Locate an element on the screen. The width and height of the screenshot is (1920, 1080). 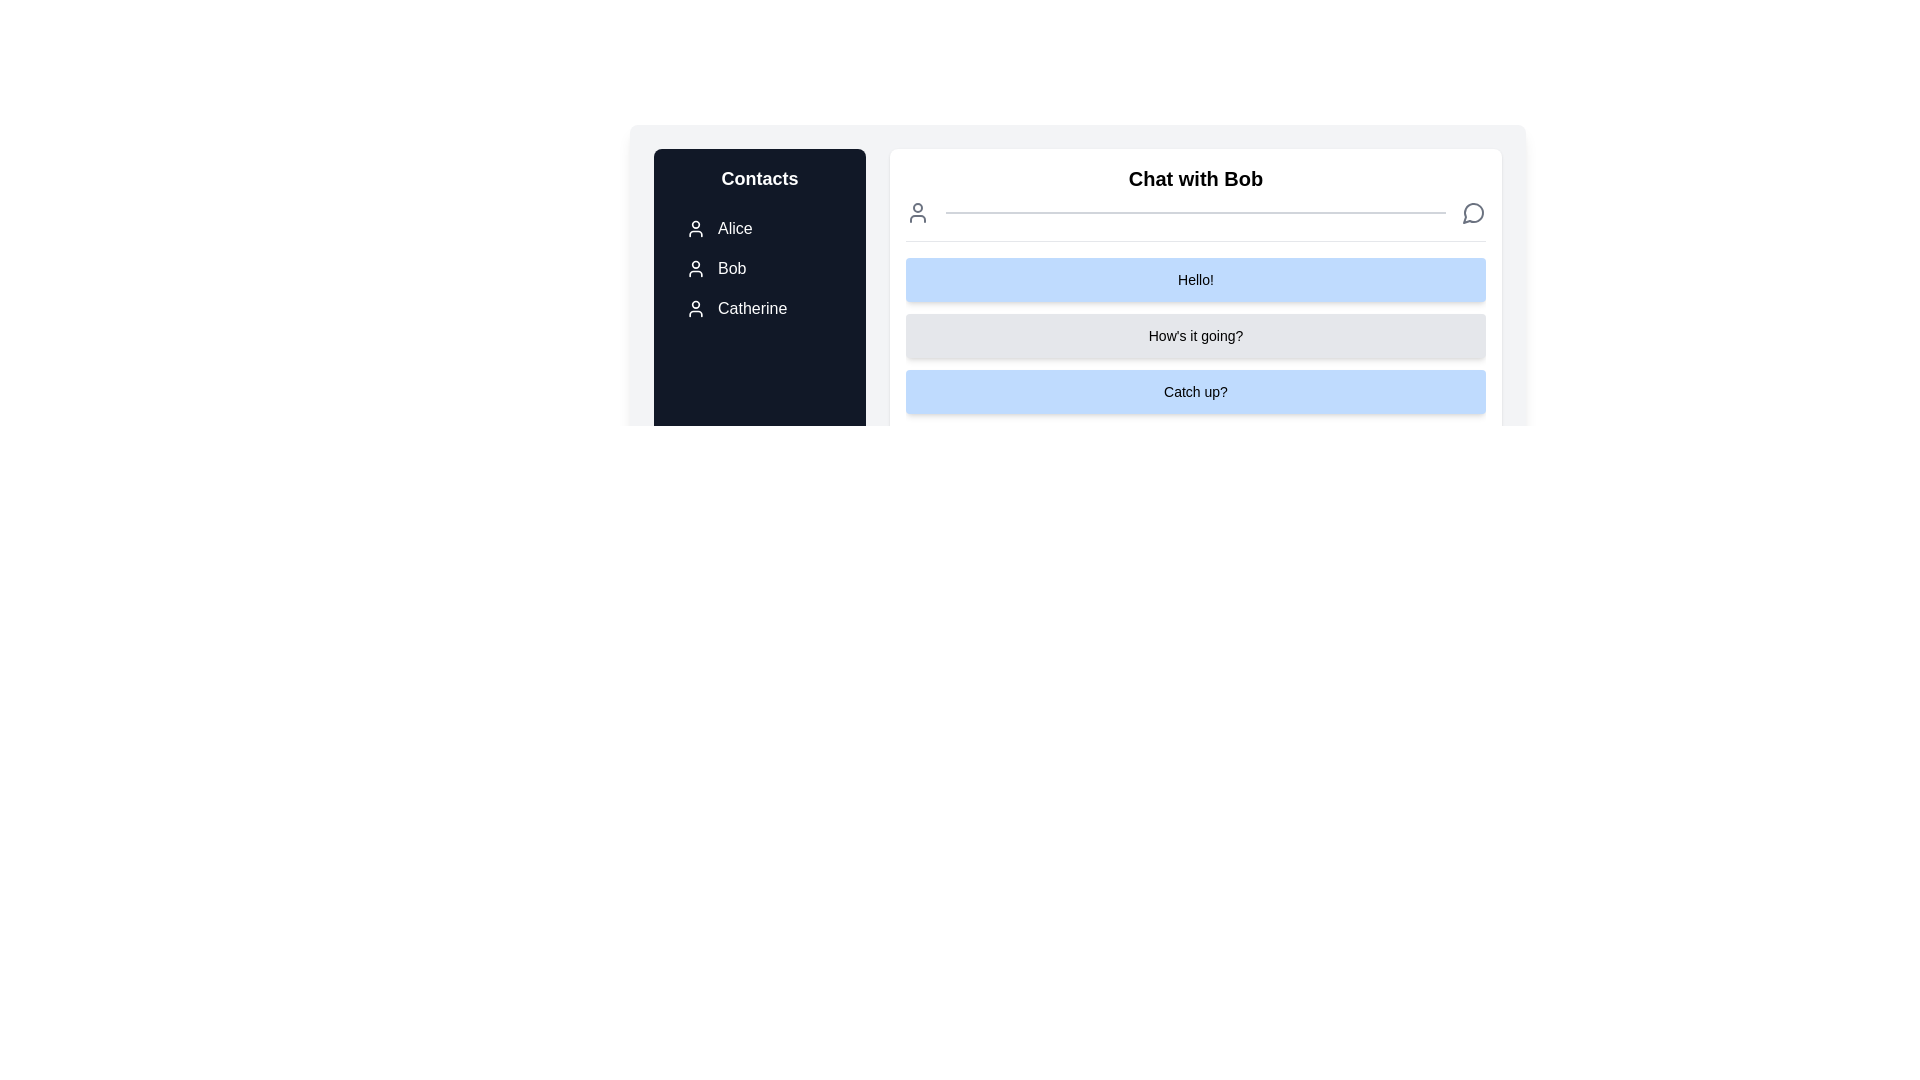
the contact entry labeled 'Alice' to possibly reveal additional details is located at coordinates (758, 227).